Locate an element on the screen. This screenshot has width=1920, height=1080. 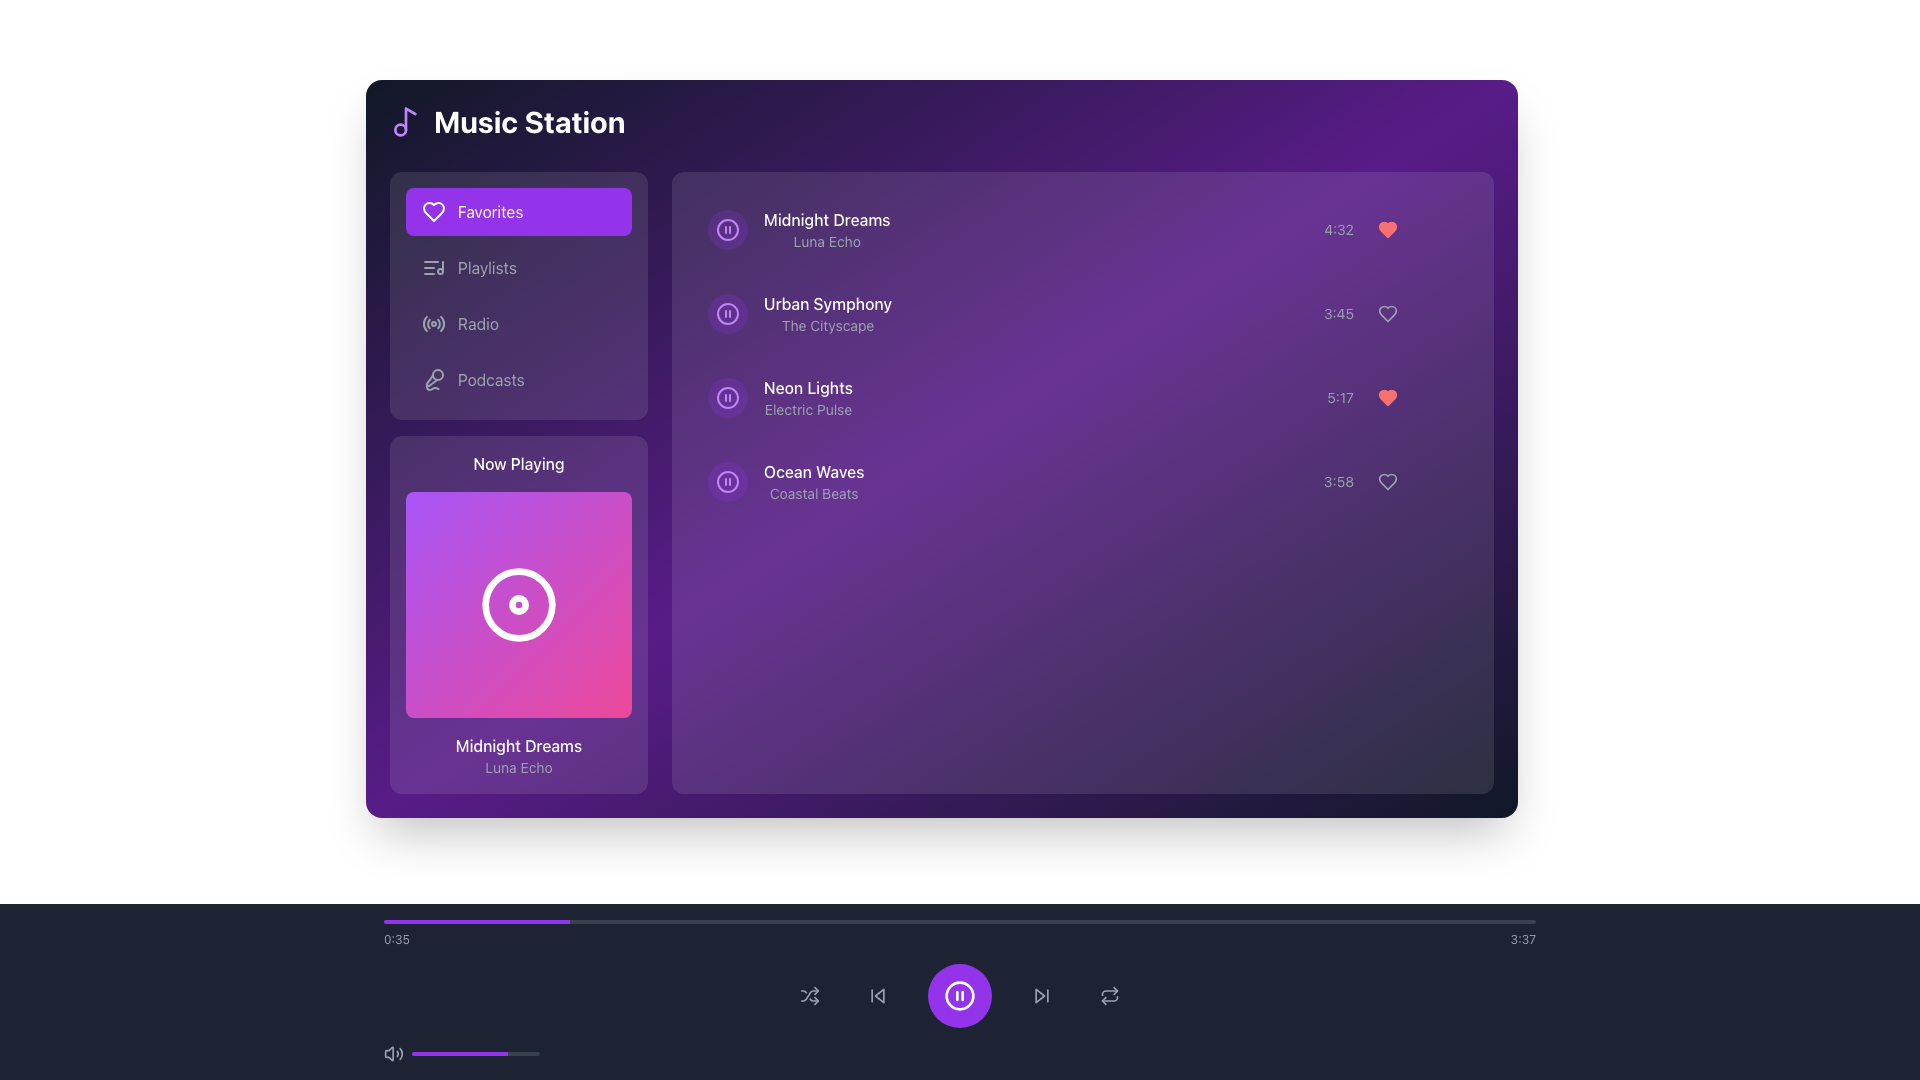
the fourth button in the vertical list of buttons in the left sidebar, which is positioned beneath the 'Radio' button and above the 'Now Playing' section, to change its appearance is located at coordinates (518, 380).